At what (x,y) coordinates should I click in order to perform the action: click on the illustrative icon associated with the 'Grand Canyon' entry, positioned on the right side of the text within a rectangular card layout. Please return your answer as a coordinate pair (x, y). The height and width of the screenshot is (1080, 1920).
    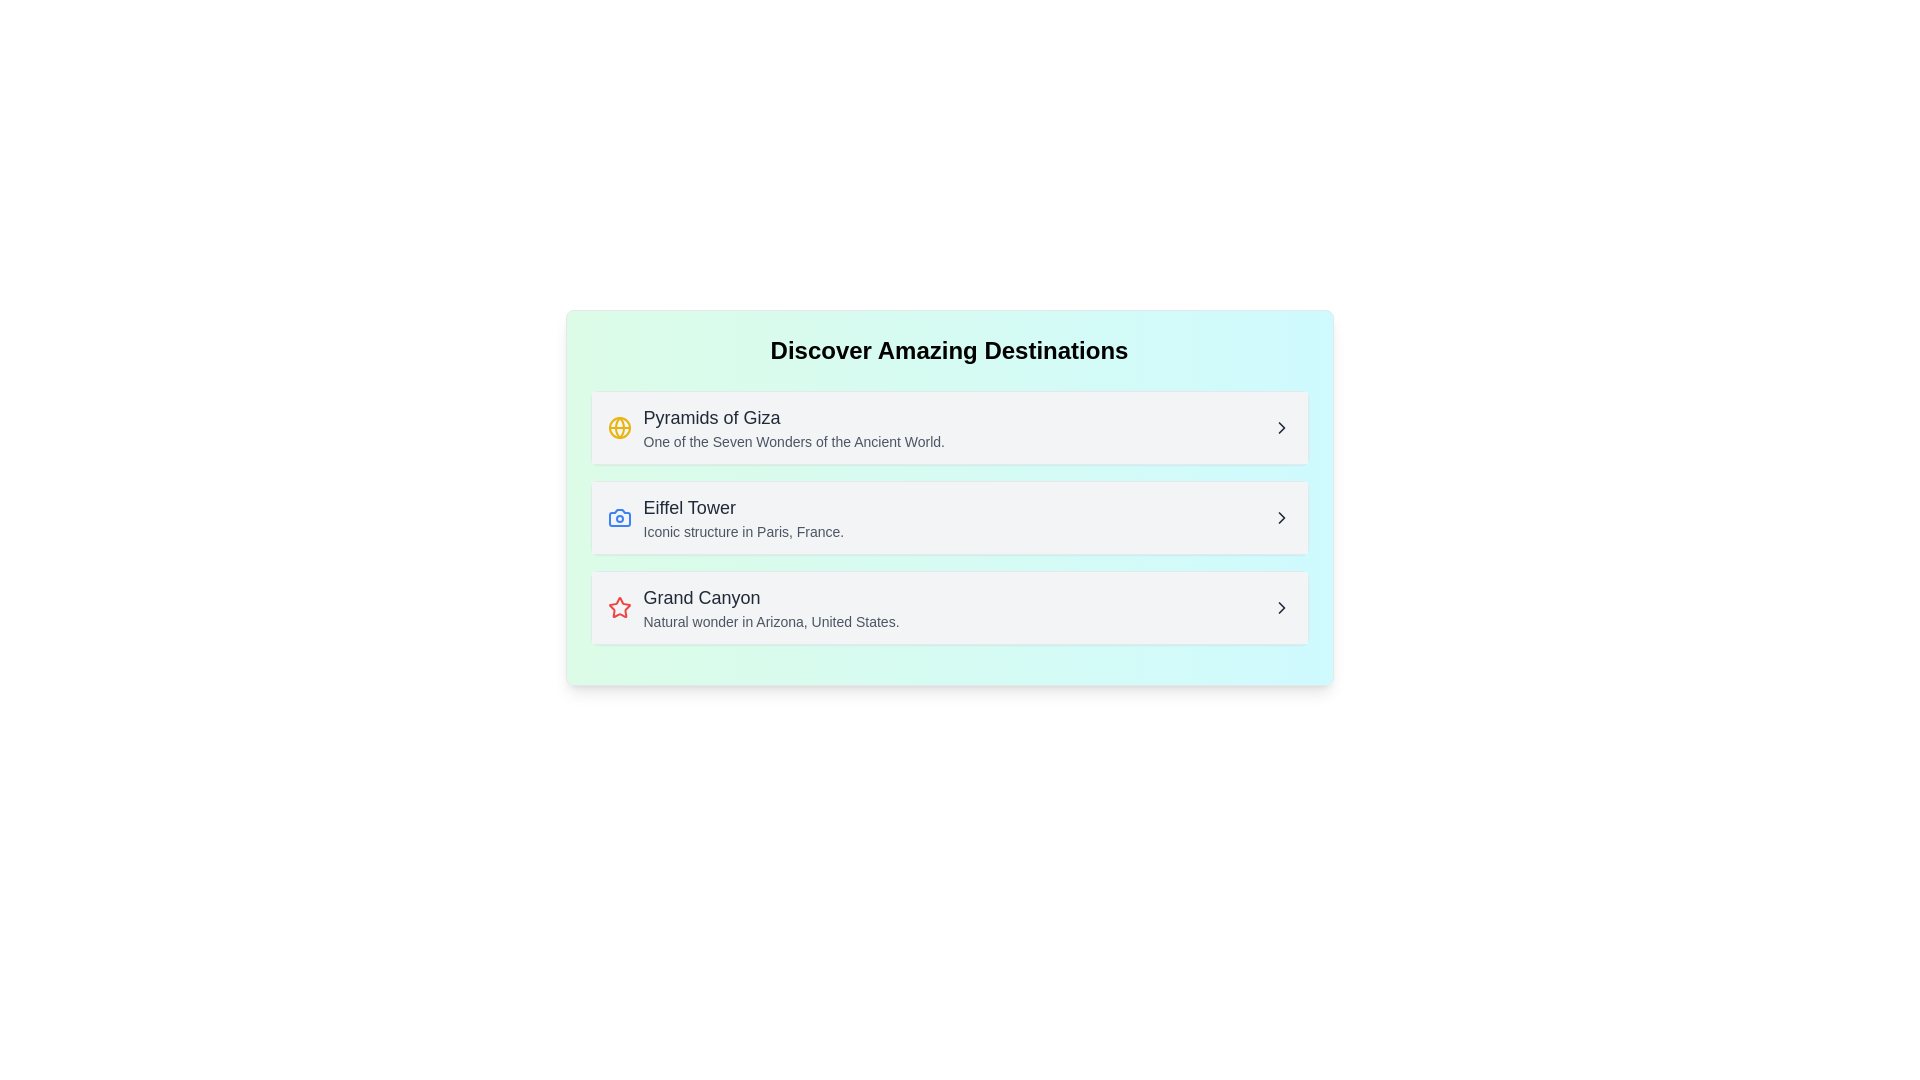
    Looking at the image, I should click on (618, 606).